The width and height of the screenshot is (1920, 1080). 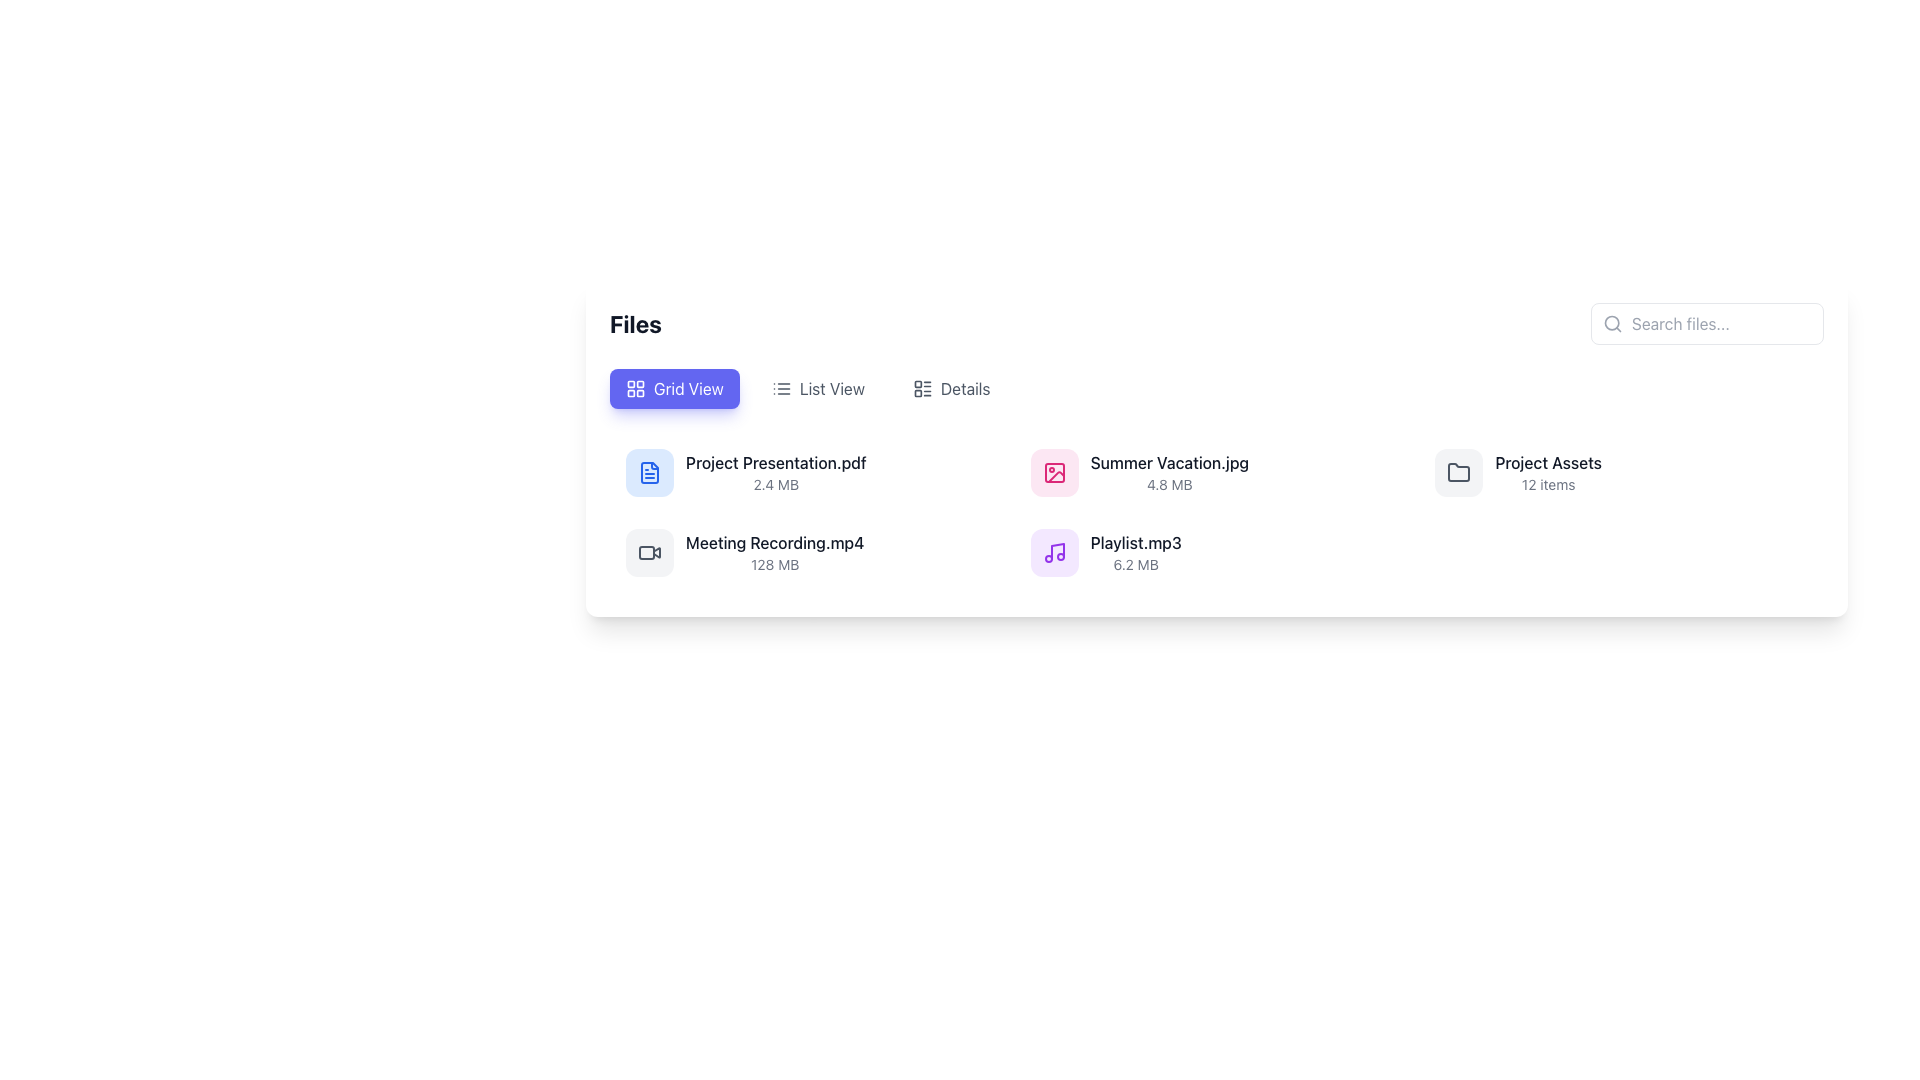 I want to click on the second file list item labeled 'Summer Vacation.jpg', so click(x=1139, y=473).